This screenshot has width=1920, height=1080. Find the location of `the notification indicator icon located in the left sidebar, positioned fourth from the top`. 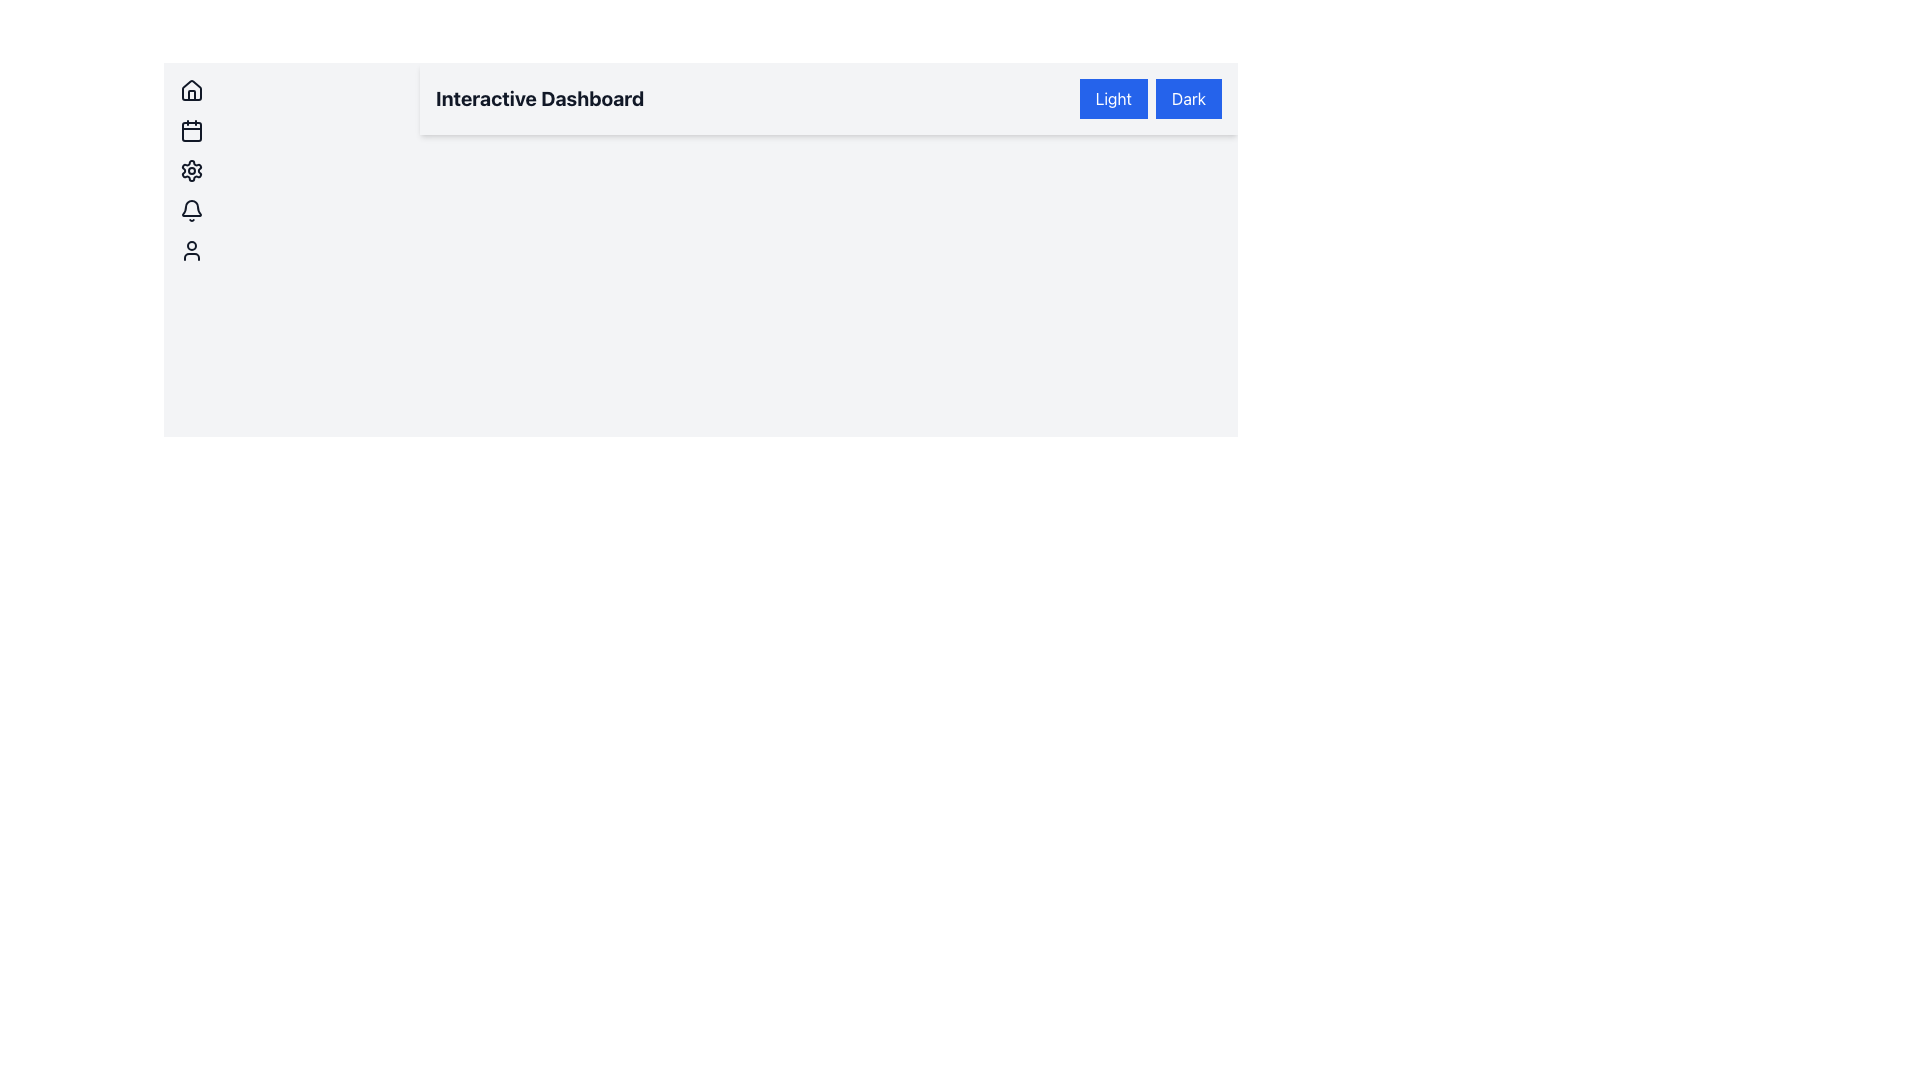

the notification indicator icon located in the left sidebar, positioned fourth from the top is located at coordinates (192, 211).